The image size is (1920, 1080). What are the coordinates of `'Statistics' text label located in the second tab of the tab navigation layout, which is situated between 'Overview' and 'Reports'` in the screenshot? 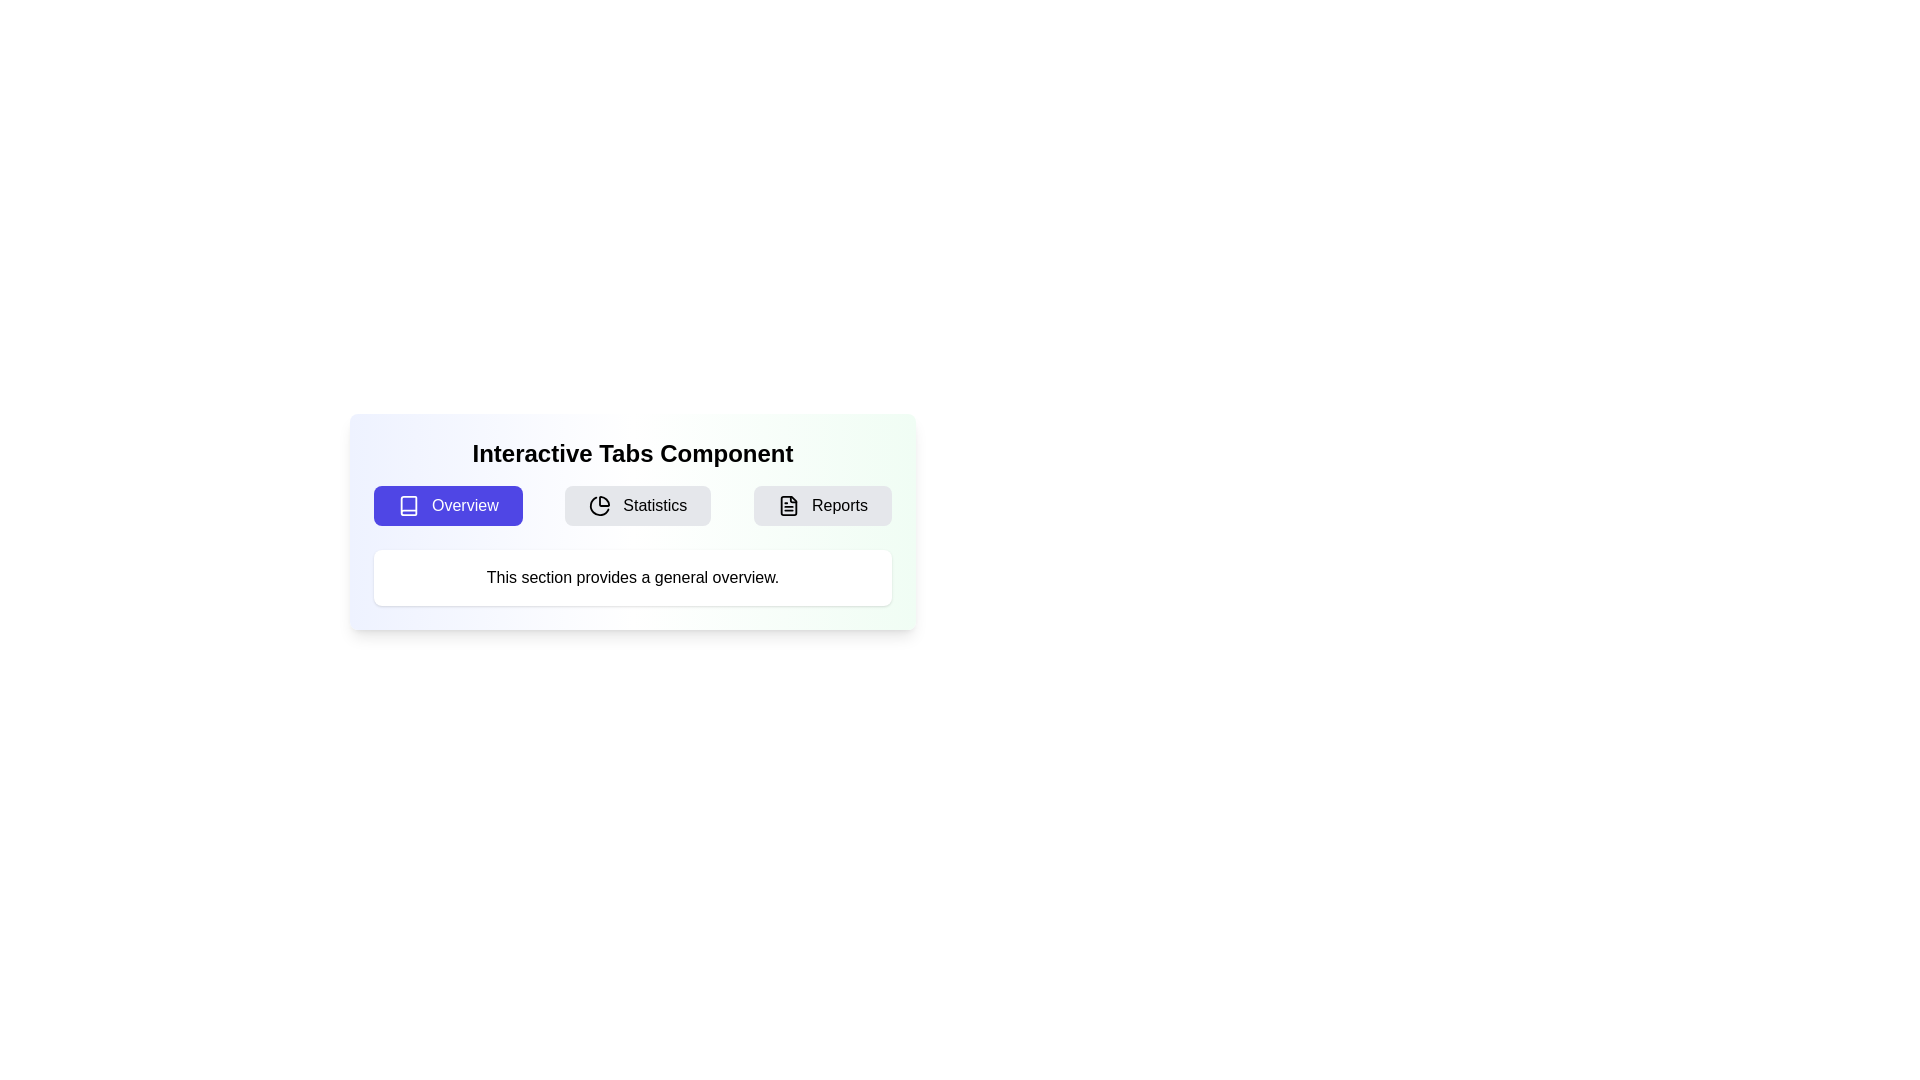 It's located at (655, 504).